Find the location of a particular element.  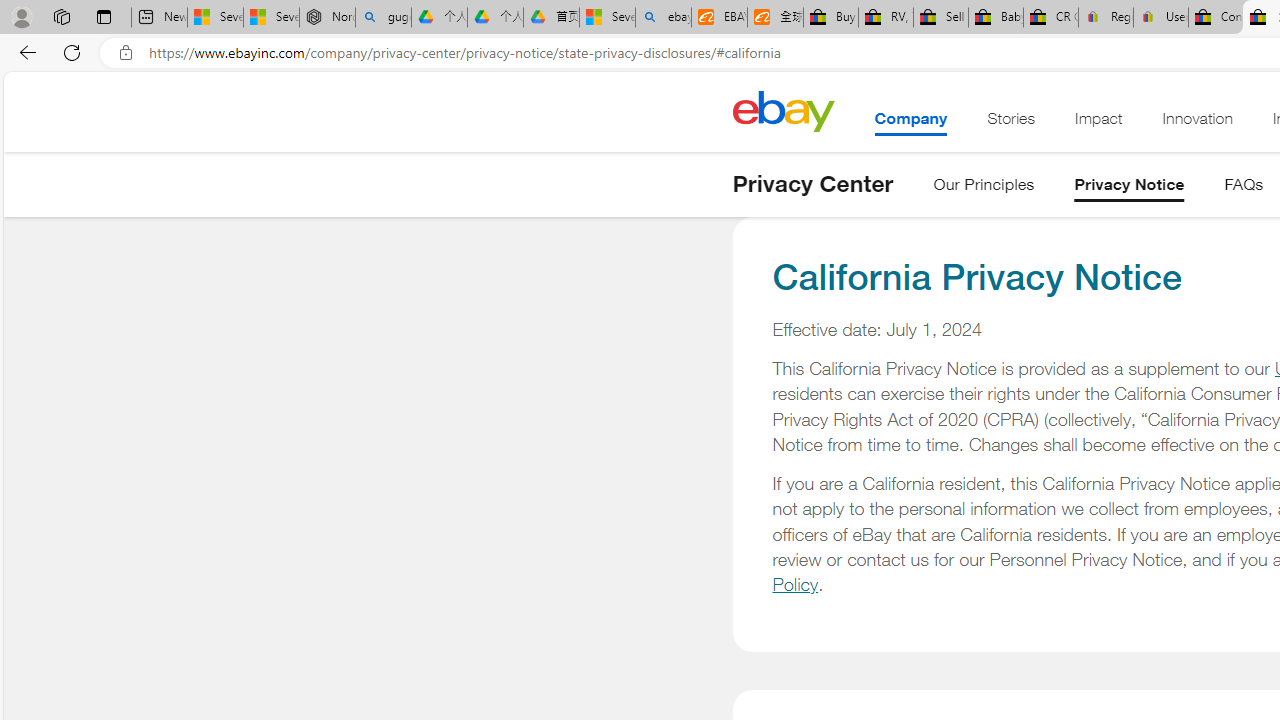

'User Privacy Notice | eBay' is located at coordinates (1160, 17).